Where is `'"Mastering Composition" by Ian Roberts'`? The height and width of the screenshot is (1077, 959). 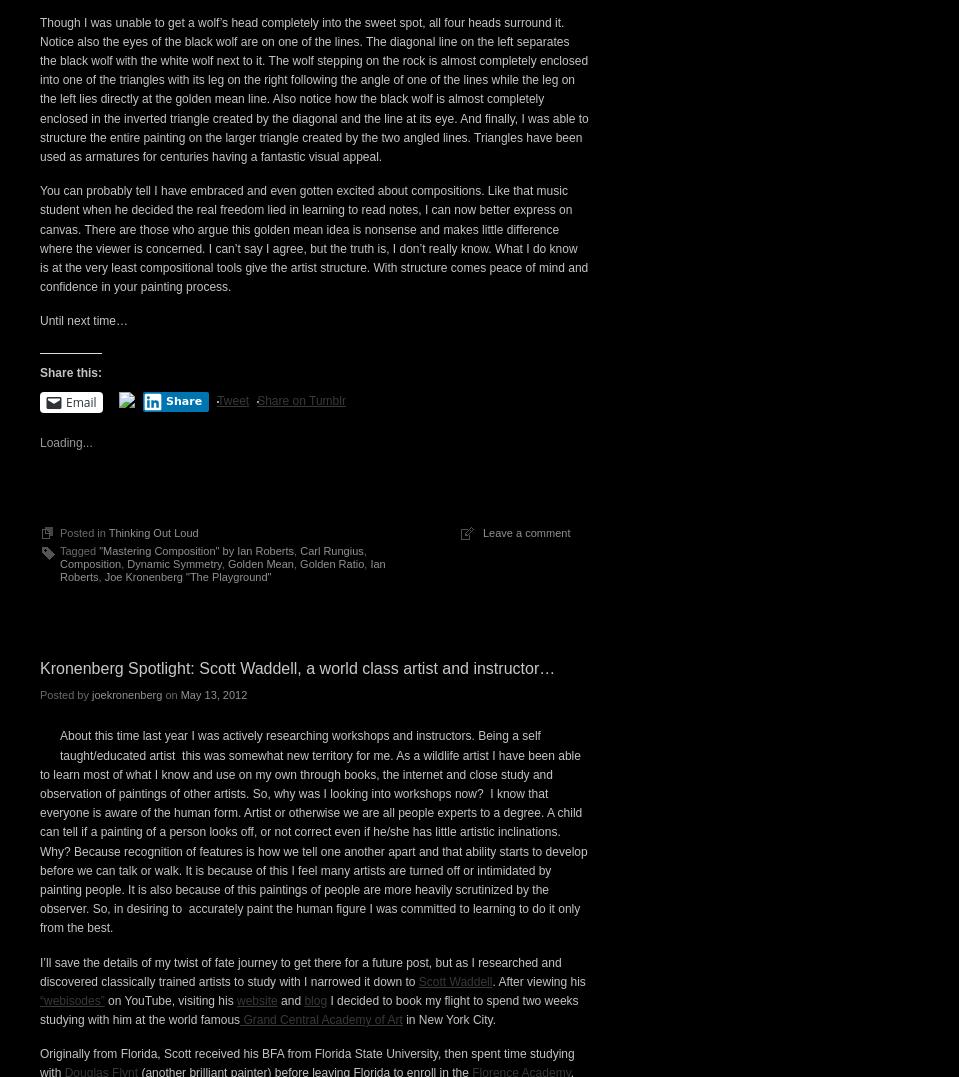
'"Mastering Composition" by Ian Roberts' is located at coordinates (195, 897).